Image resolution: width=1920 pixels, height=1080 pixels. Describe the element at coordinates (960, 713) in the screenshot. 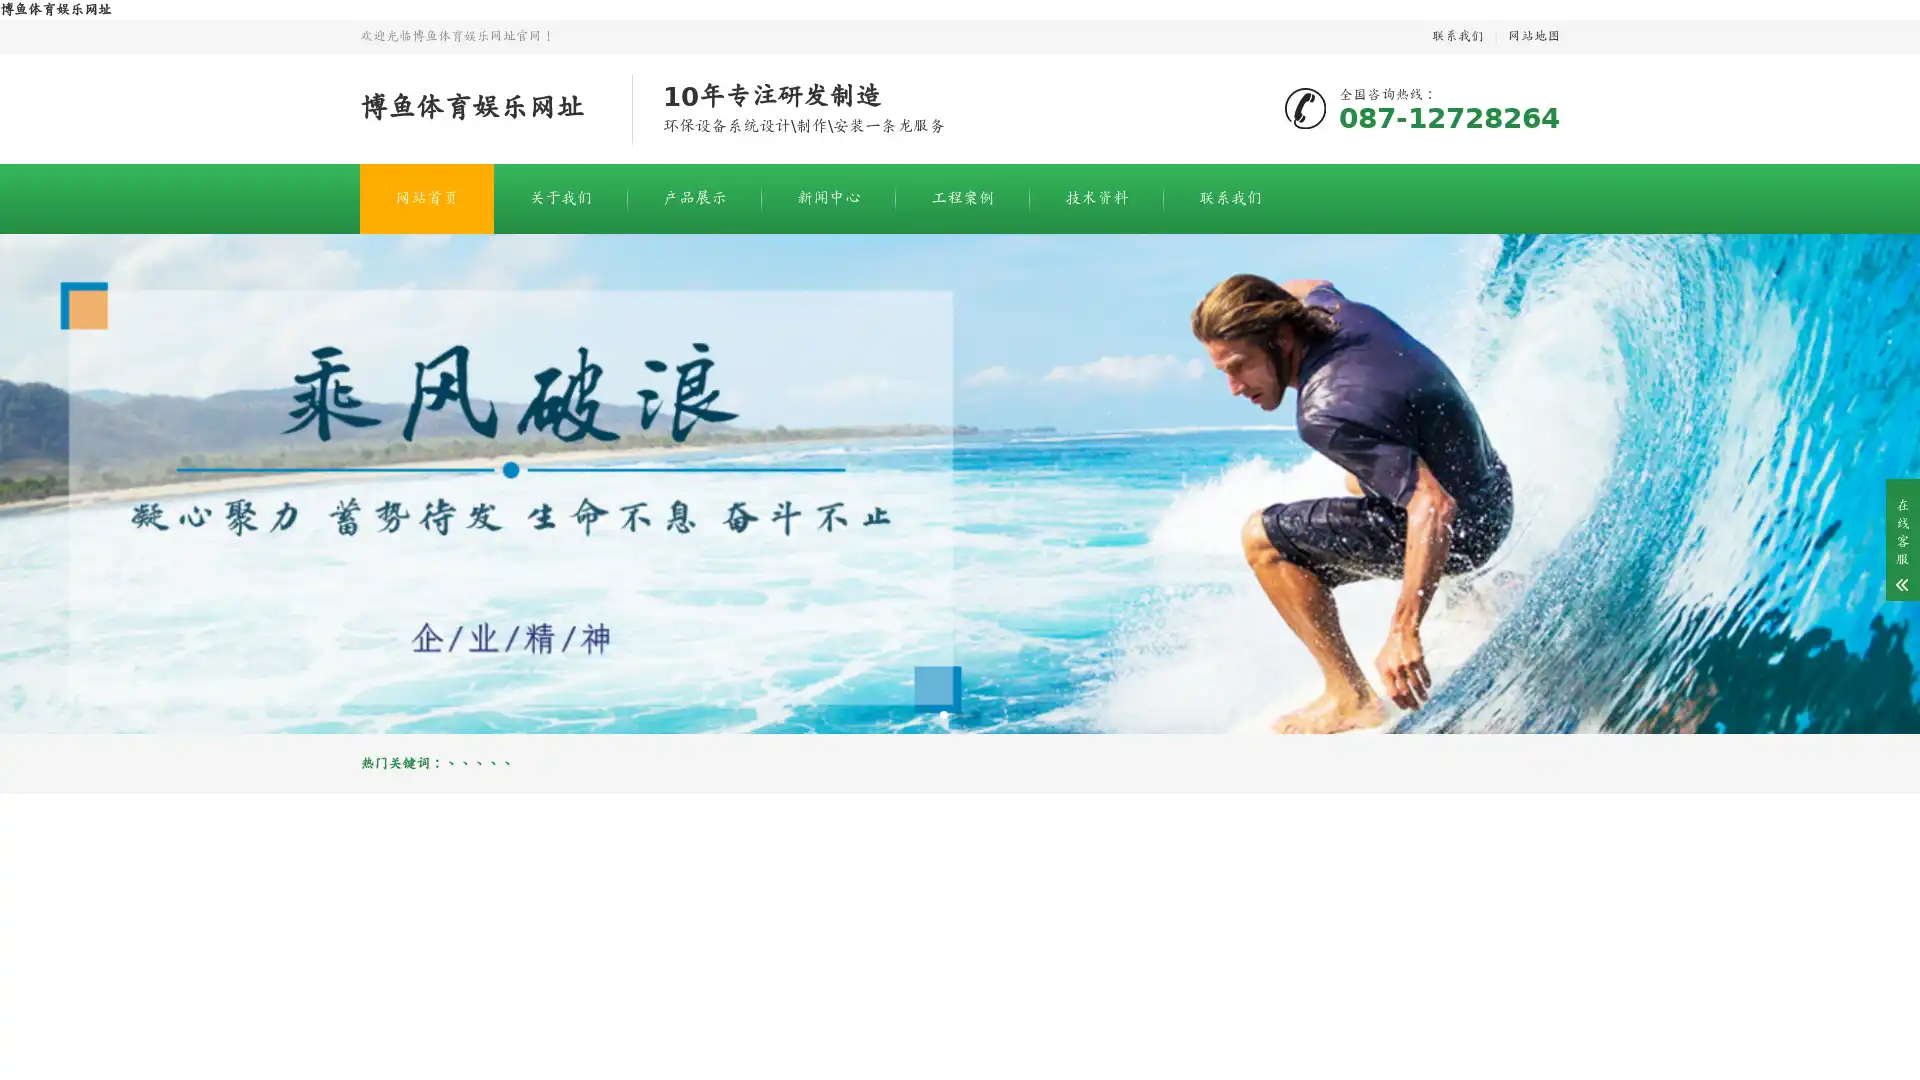

I see `Go to slide 2` at that location.